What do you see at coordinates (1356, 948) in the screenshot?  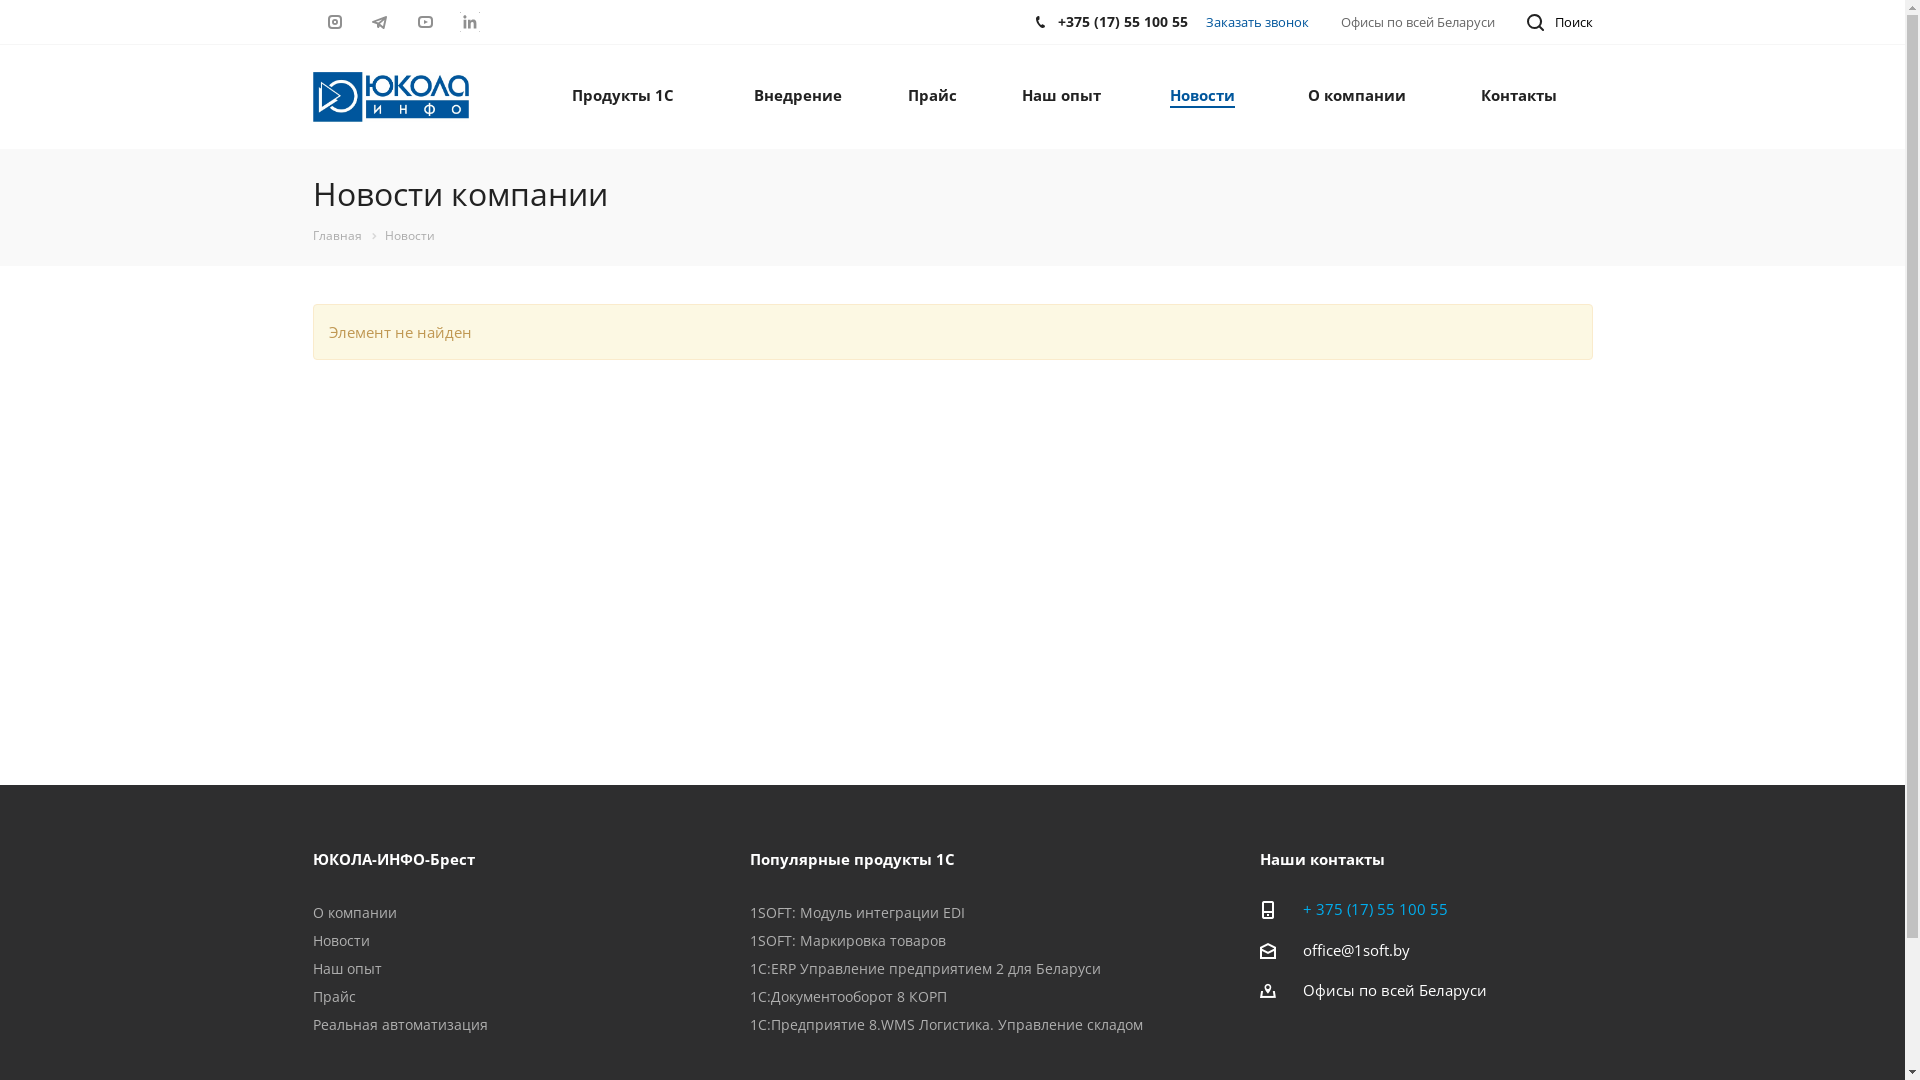 I see `'office@1soft.by'` at bounding box center [1356, 948].